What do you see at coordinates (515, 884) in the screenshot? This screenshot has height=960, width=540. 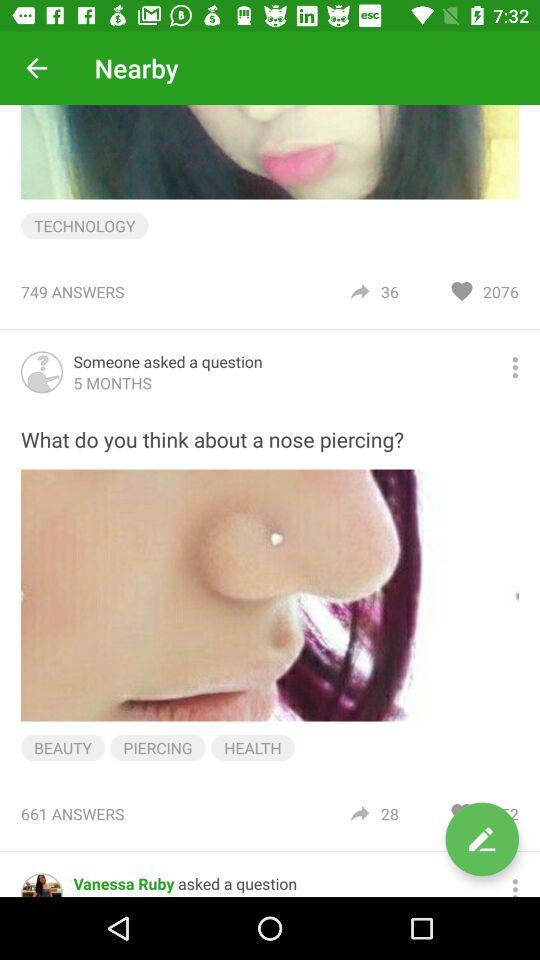 I see `more options` at bounding box center [515, 884].